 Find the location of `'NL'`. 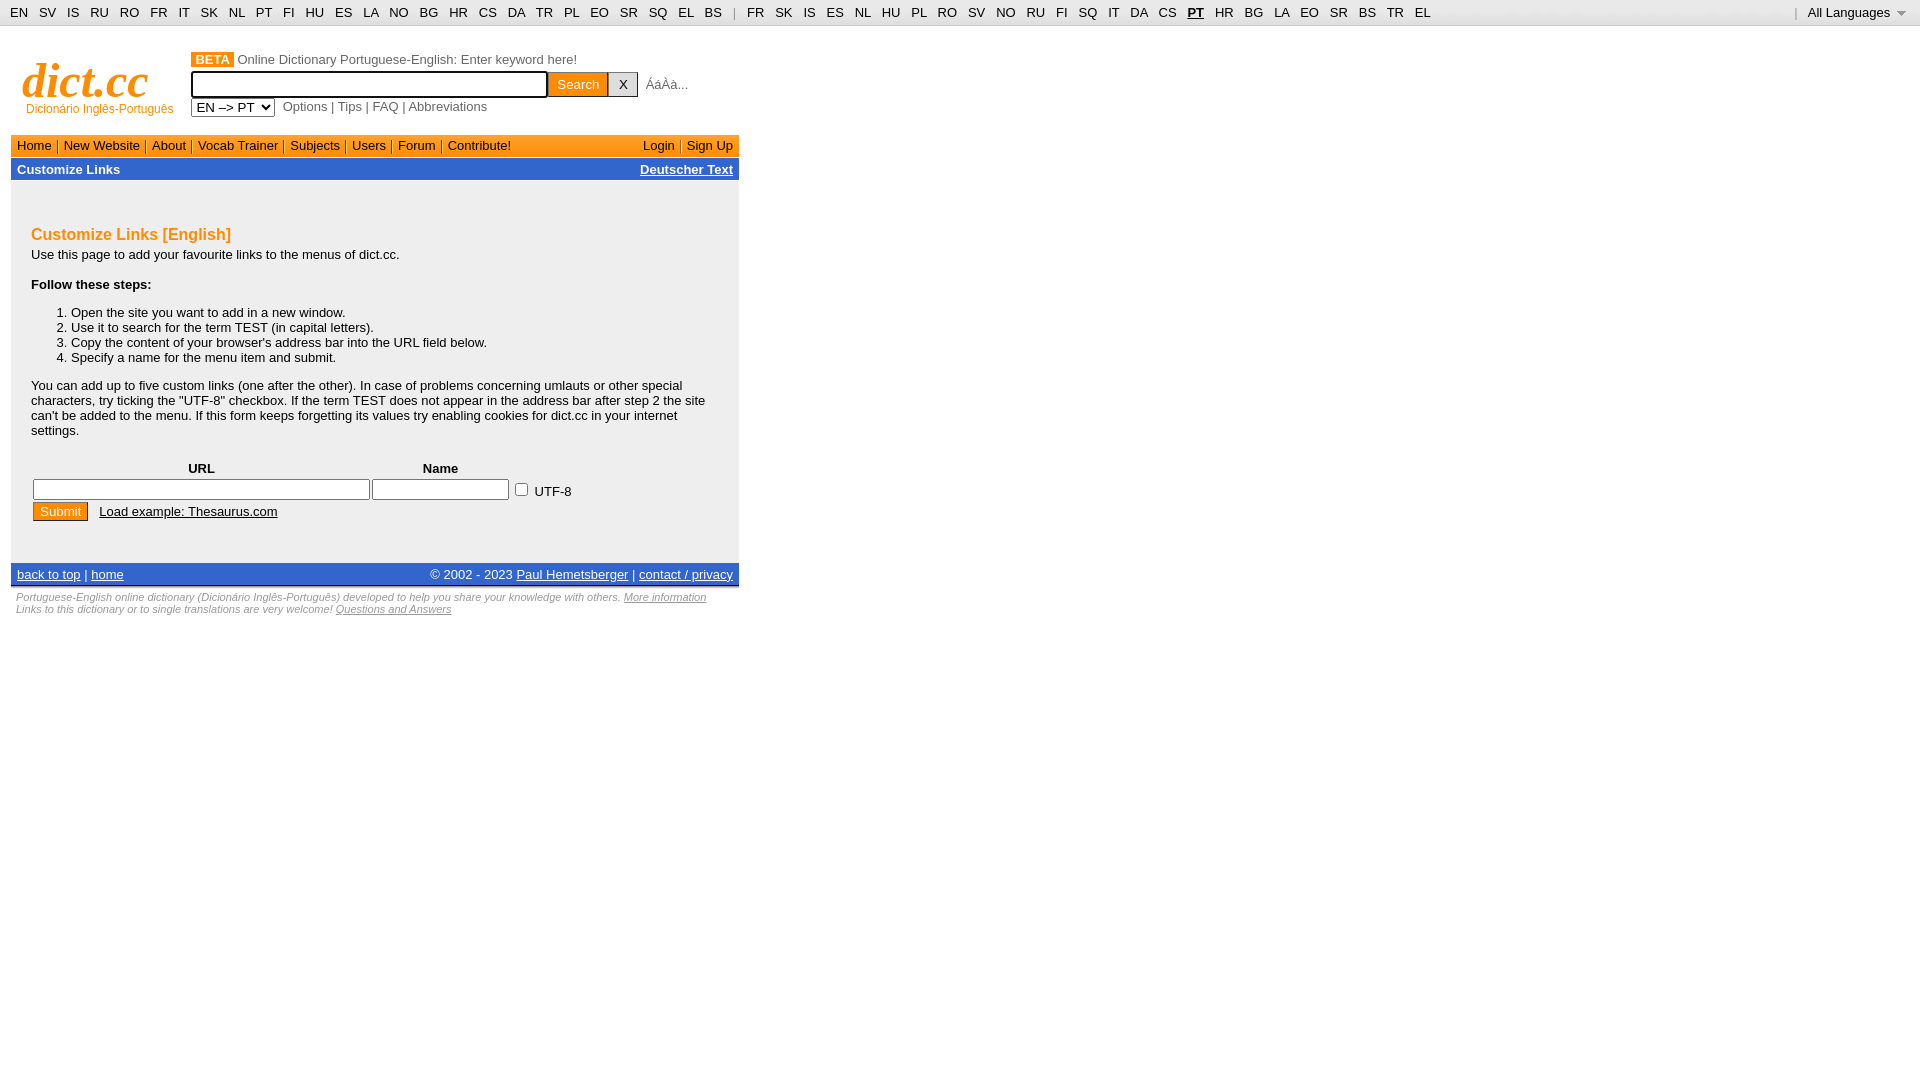

'NL' is located at coordinates (863, 12).